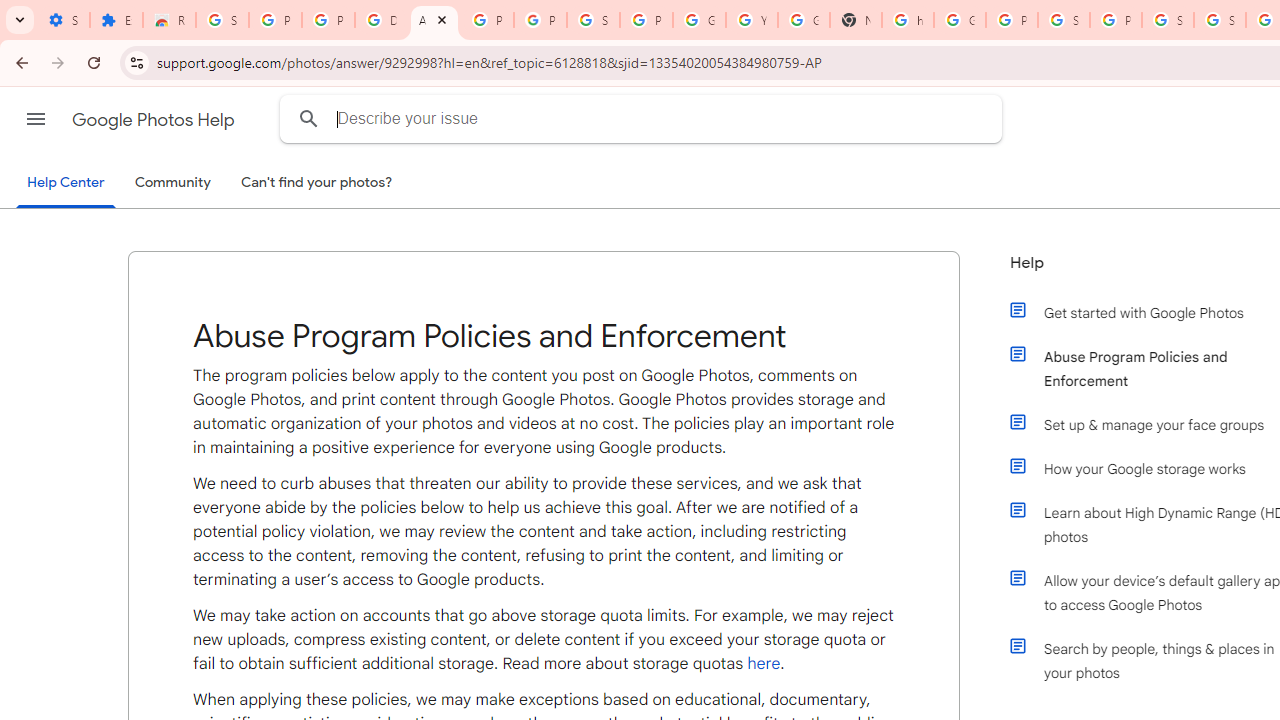  What do you see at coordinates (907, 20) in the screenshot?
I see `'https://scholar.google.com/'` at bounding box center [907, 20].